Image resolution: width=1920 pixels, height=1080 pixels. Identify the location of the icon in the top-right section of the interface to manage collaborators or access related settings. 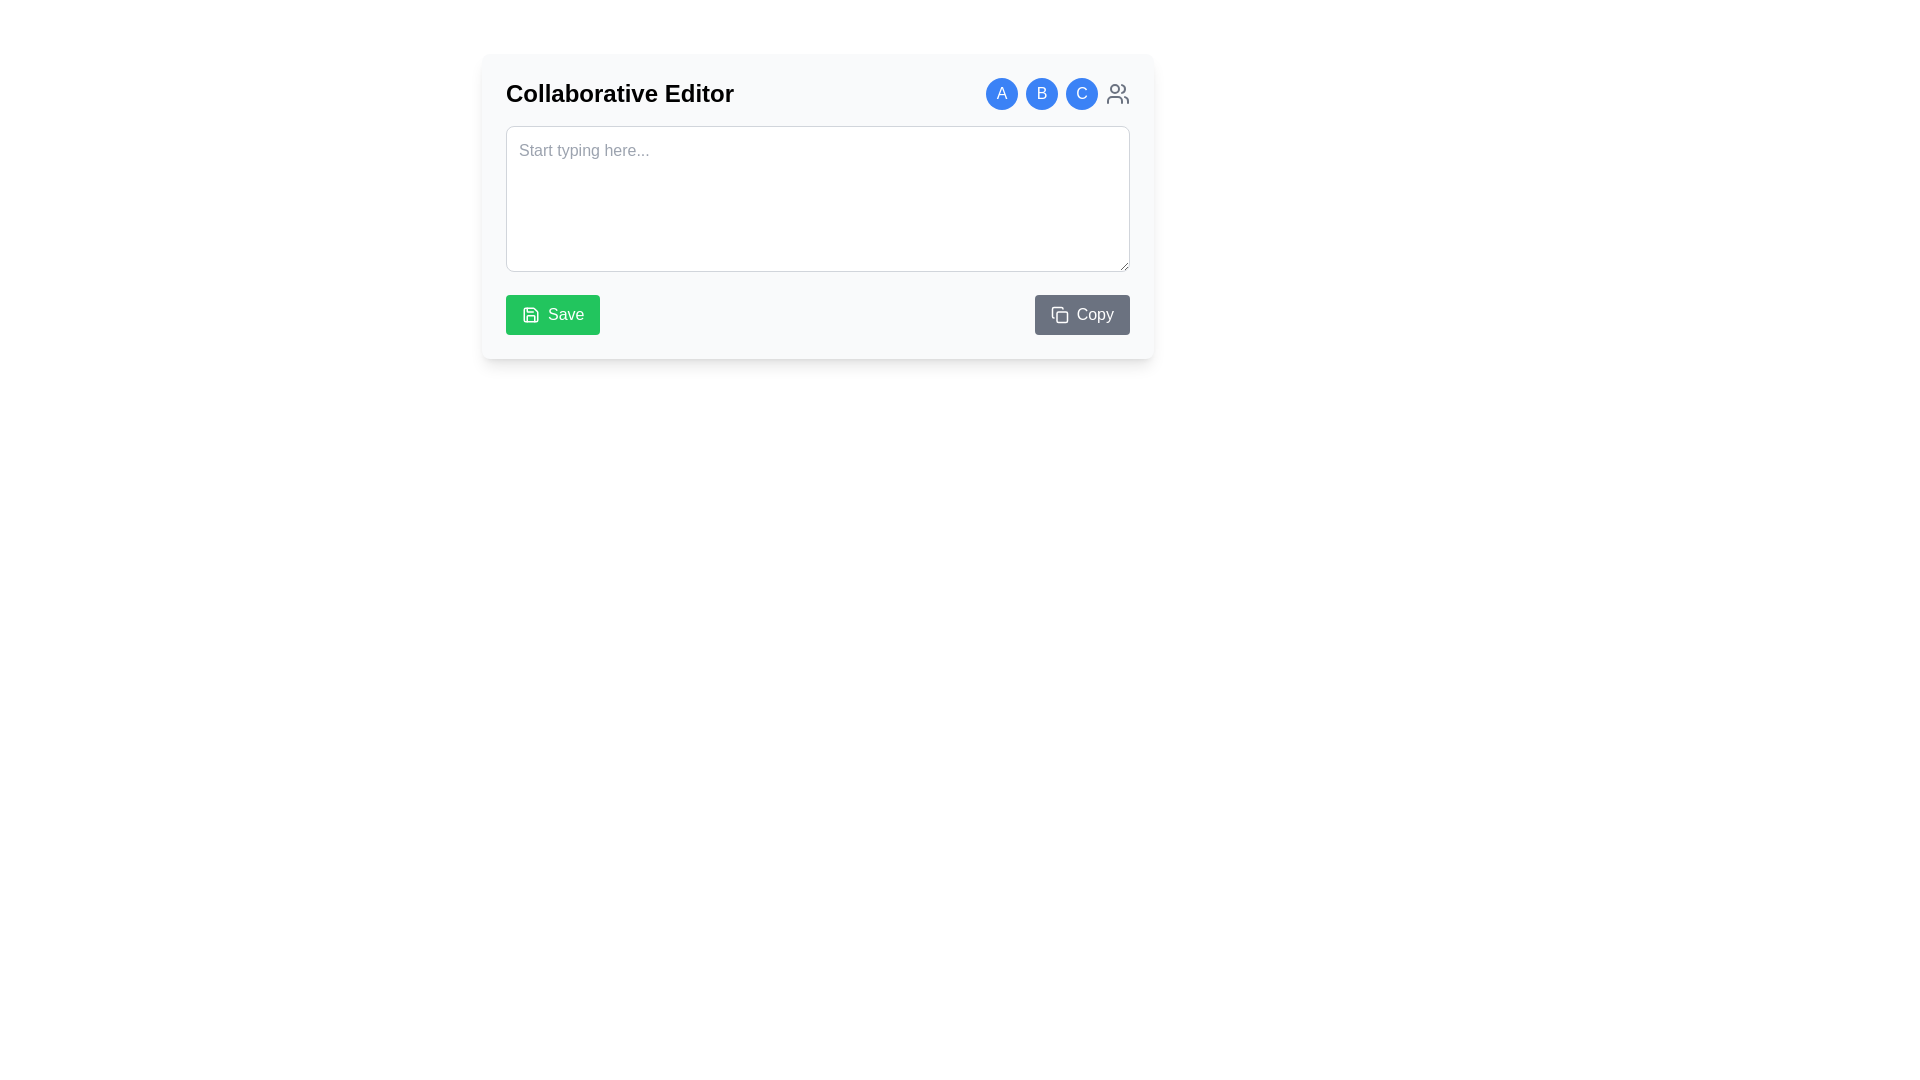
(1117, 93).